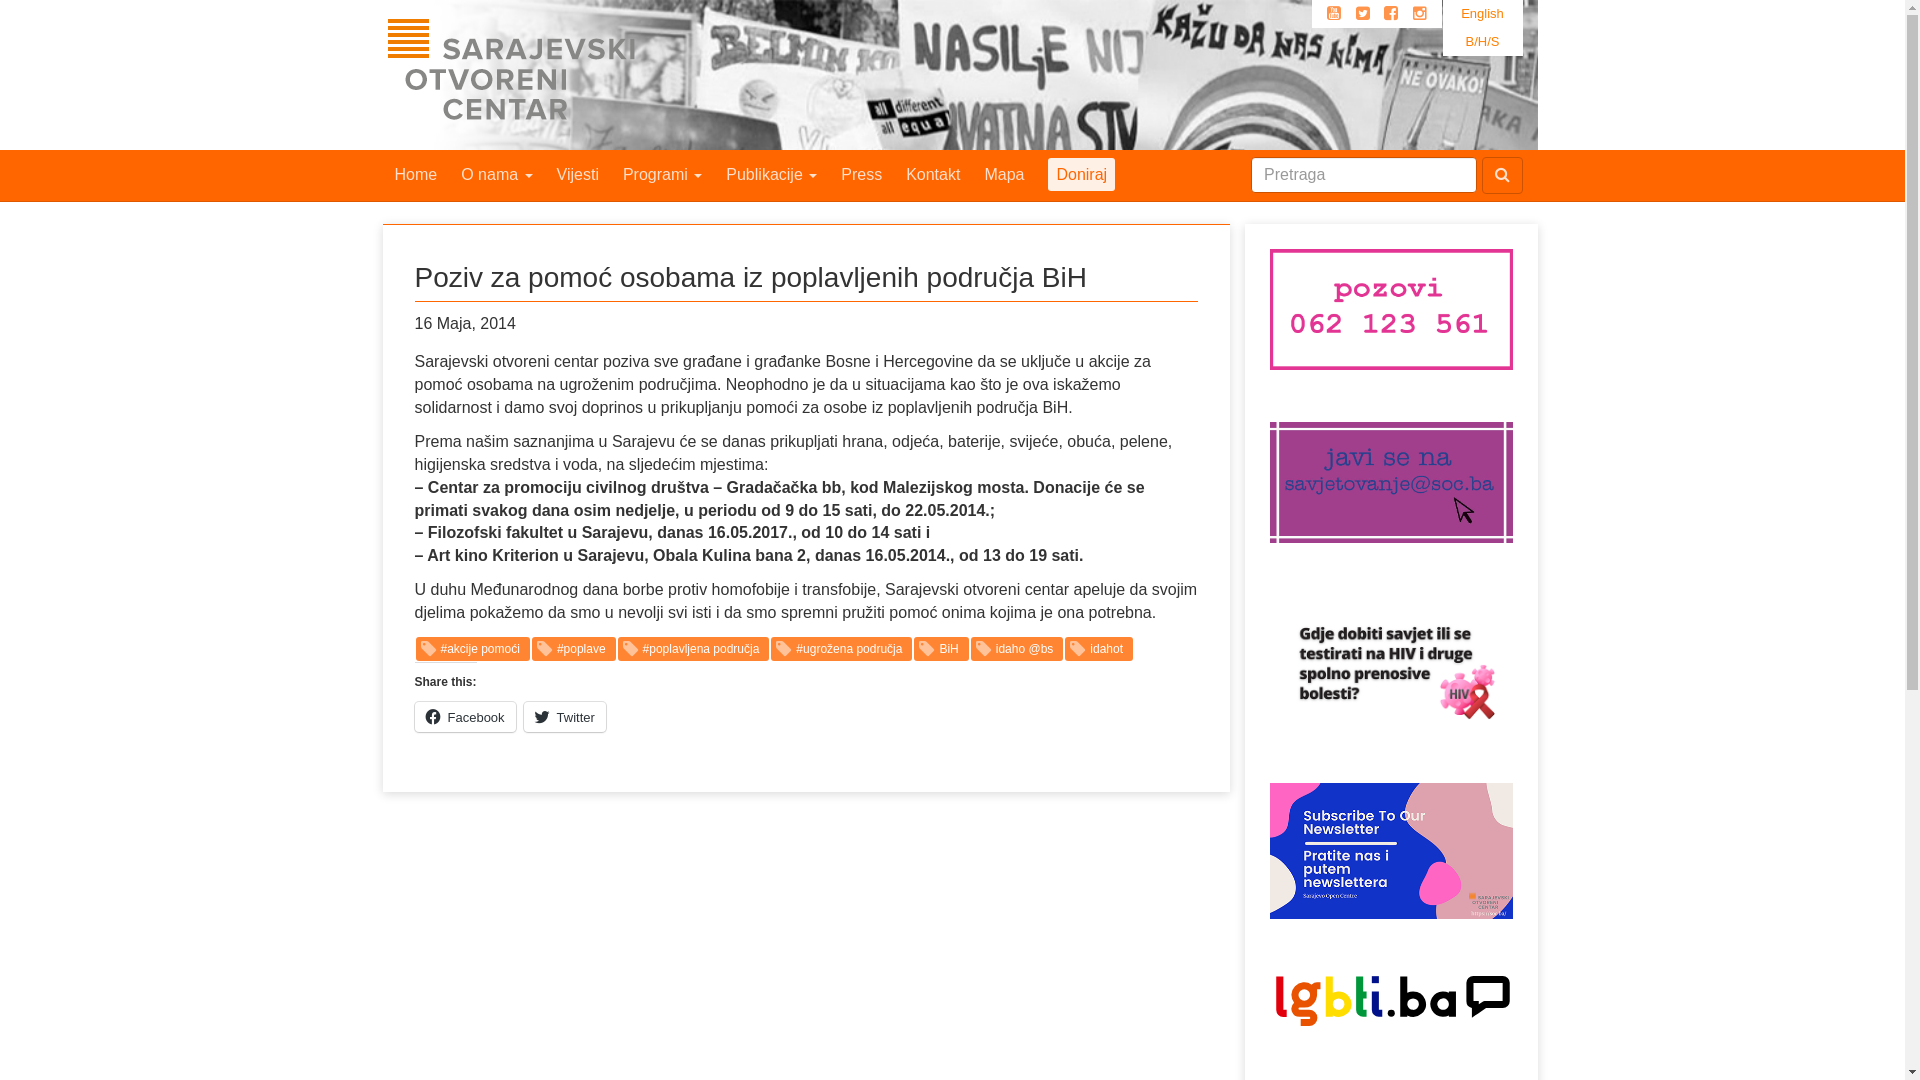  What do you see at coordinates (912, 648) in the screenshot?
I see `'BiH'` at bounding box center [912, 648].